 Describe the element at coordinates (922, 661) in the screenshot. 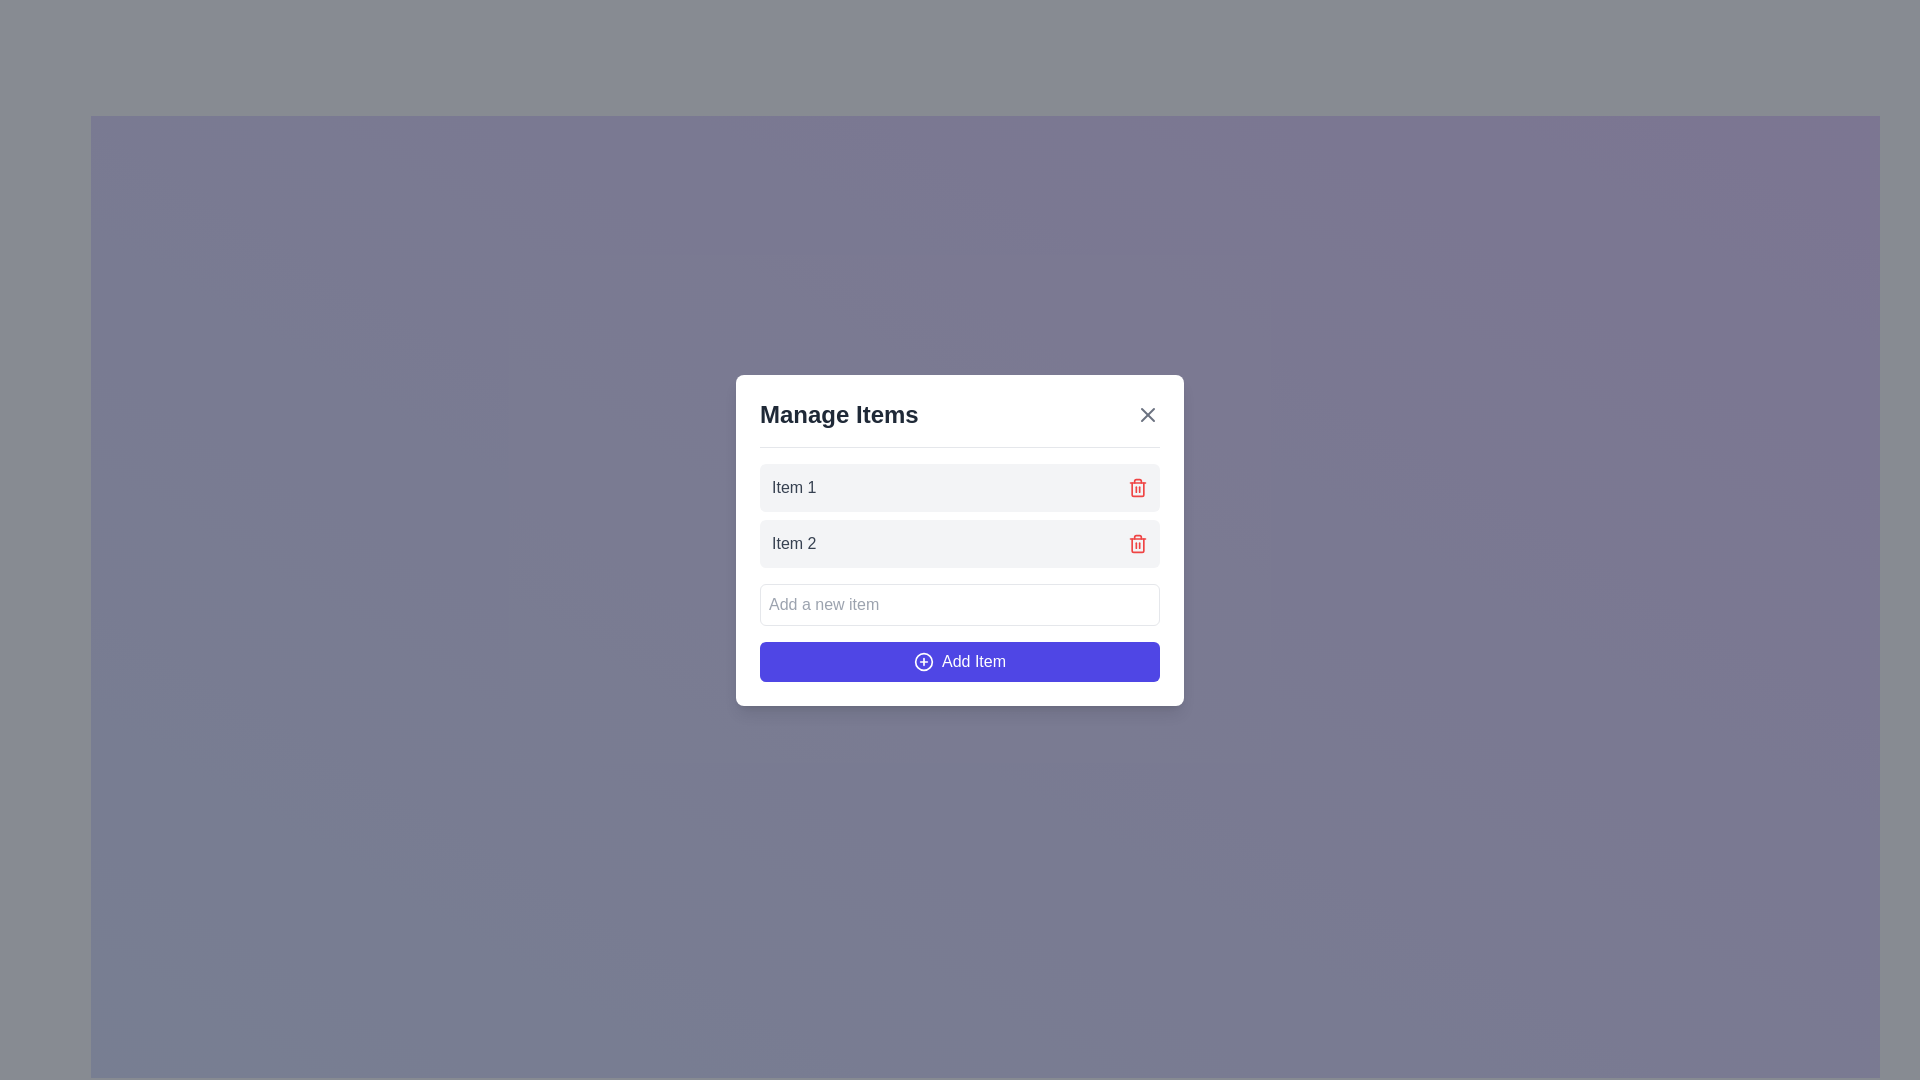

I see `the visually central icon of the blue 'Add Item' button located at the bottom of the card structure` at that location.